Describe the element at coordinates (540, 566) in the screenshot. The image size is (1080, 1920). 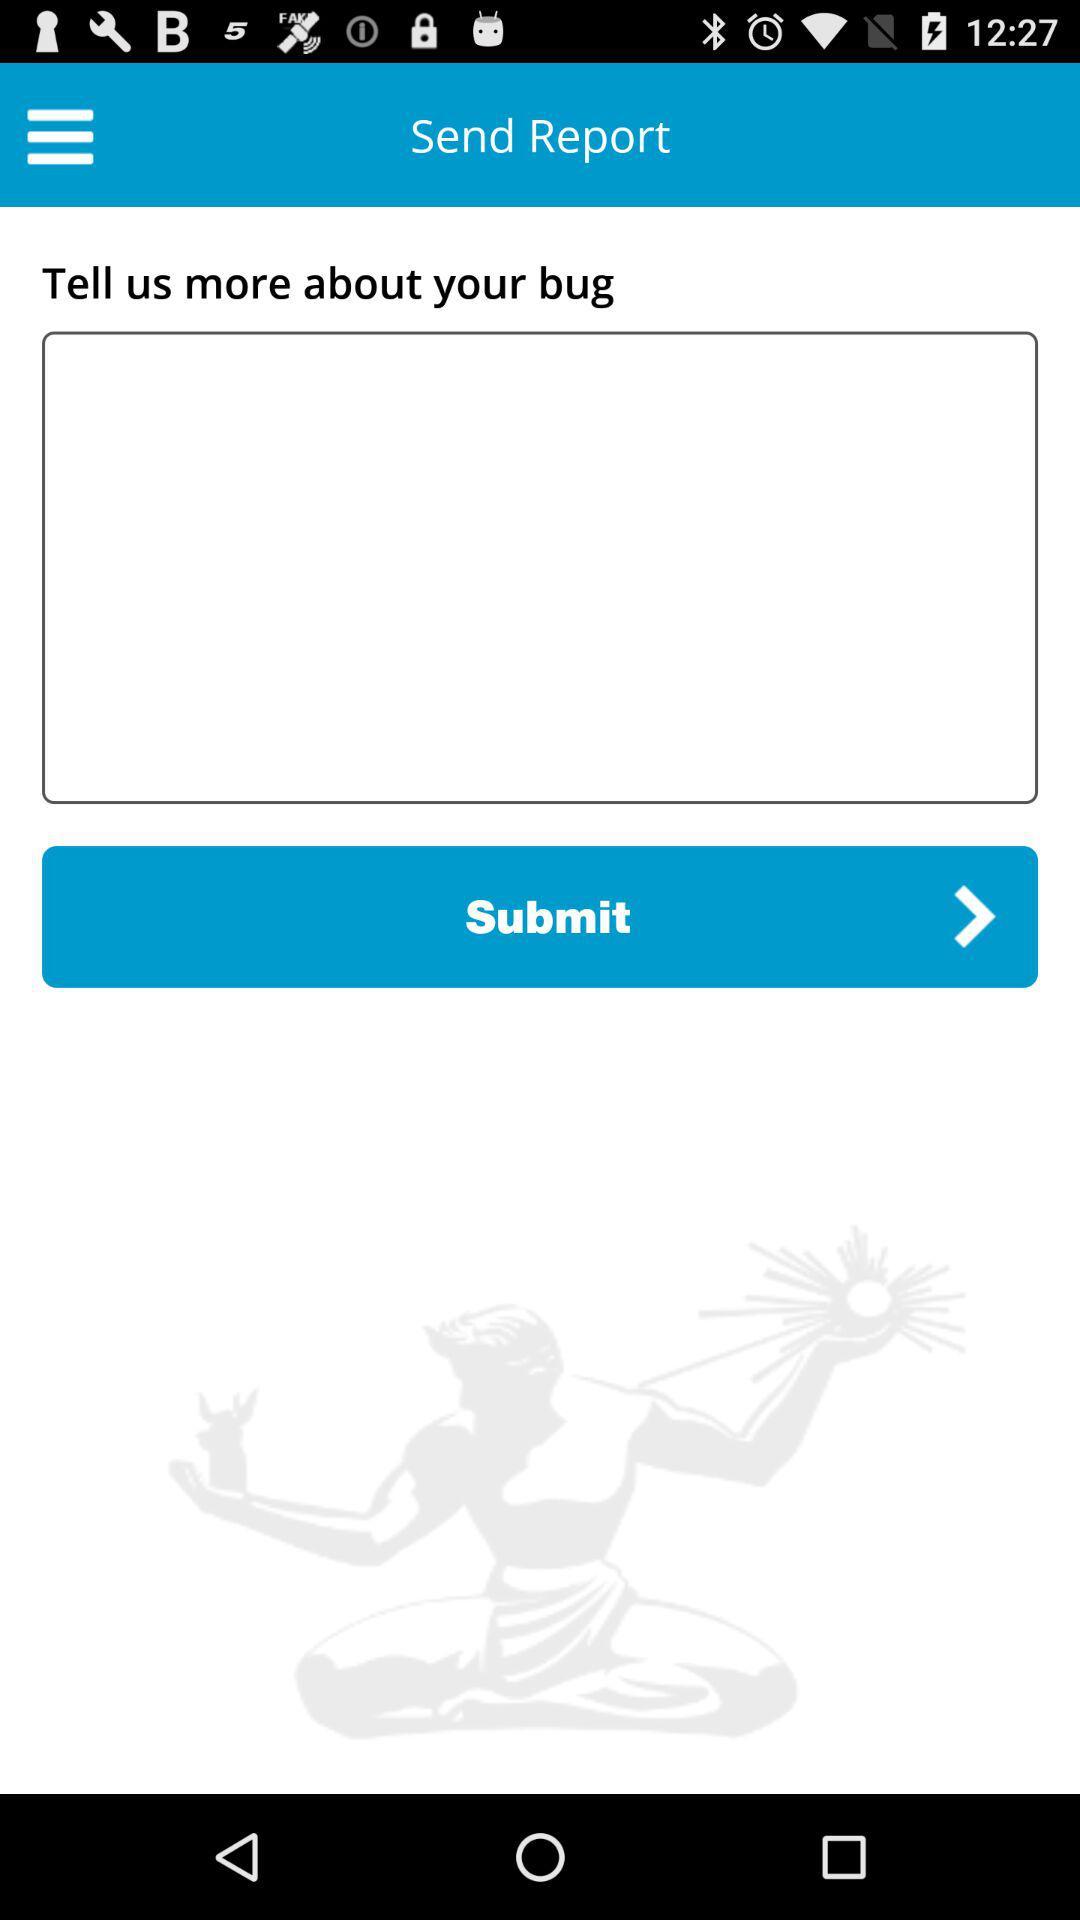
I see `description for your blog` at that location.